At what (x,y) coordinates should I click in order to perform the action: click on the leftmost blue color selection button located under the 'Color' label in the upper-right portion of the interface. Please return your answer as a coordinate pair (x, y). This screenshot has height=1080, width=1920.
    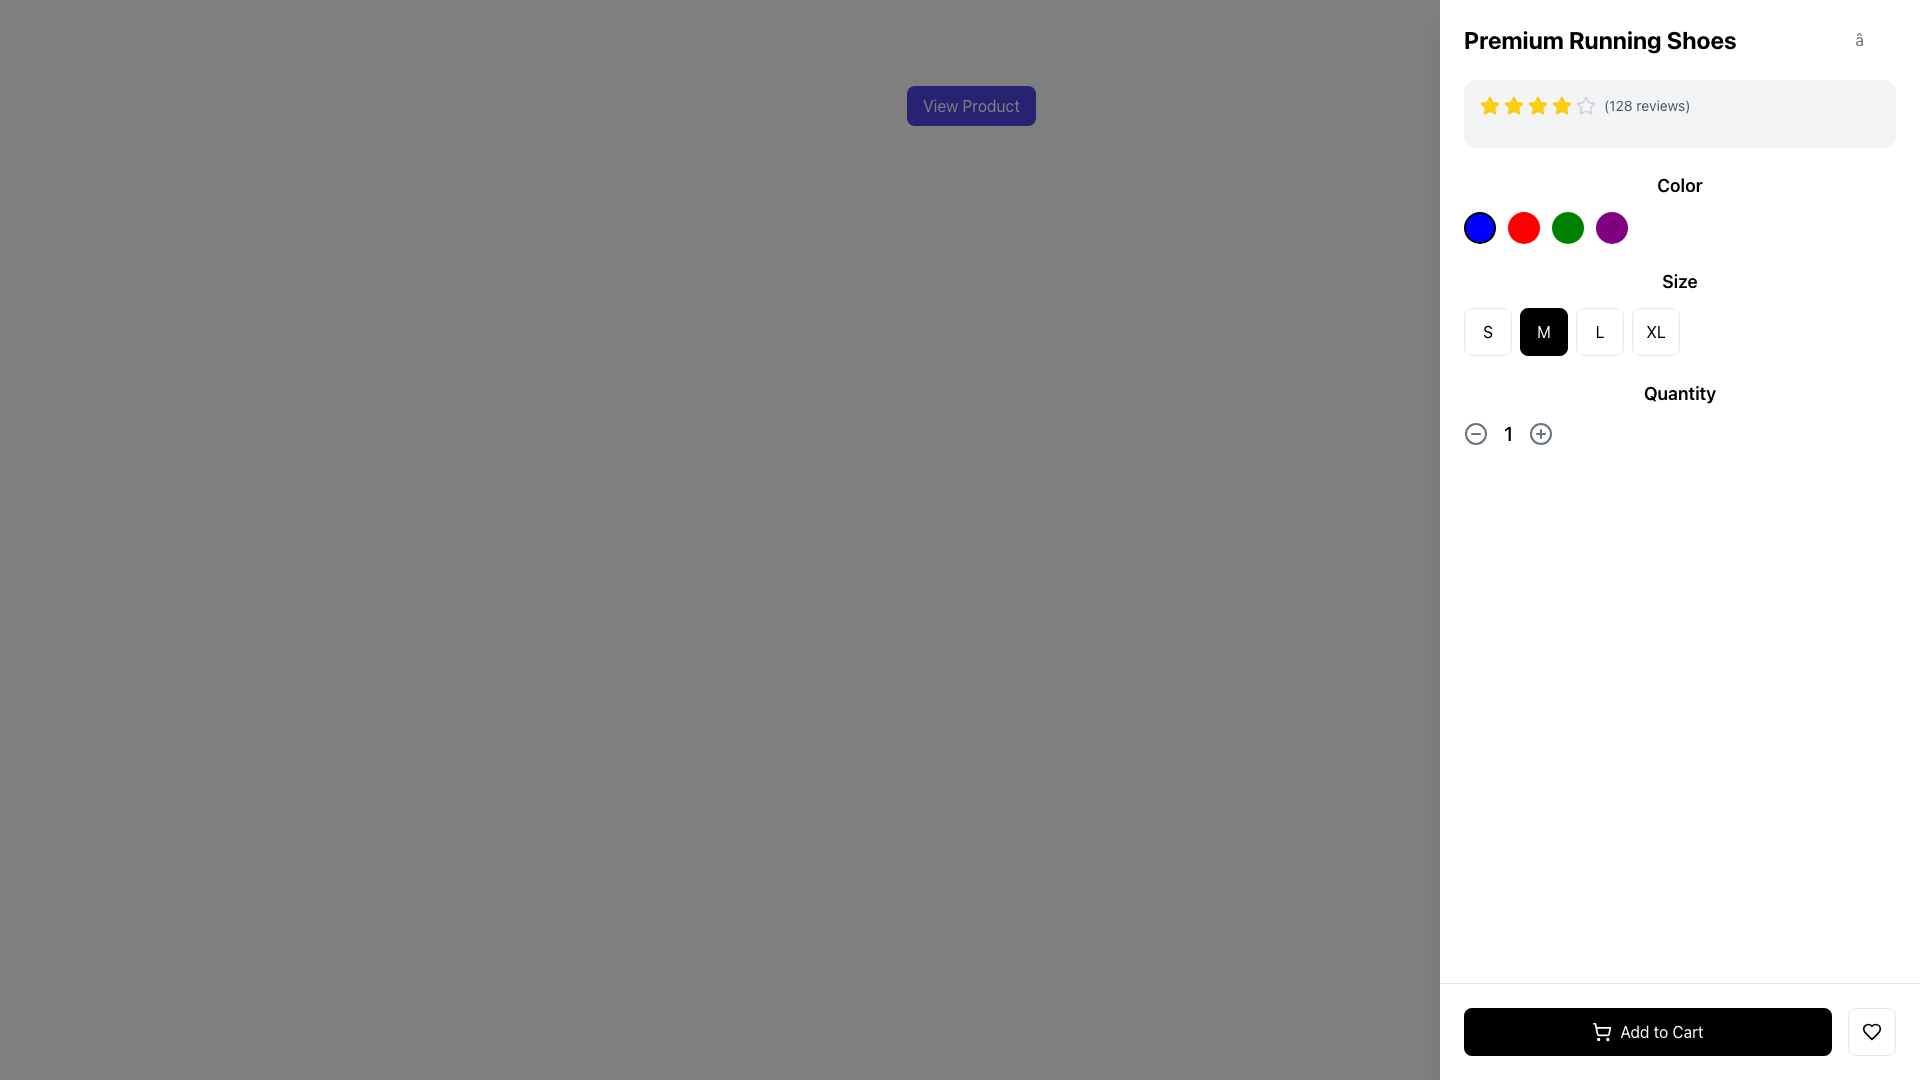
    Looking at the image, I should click on (1479, 226).